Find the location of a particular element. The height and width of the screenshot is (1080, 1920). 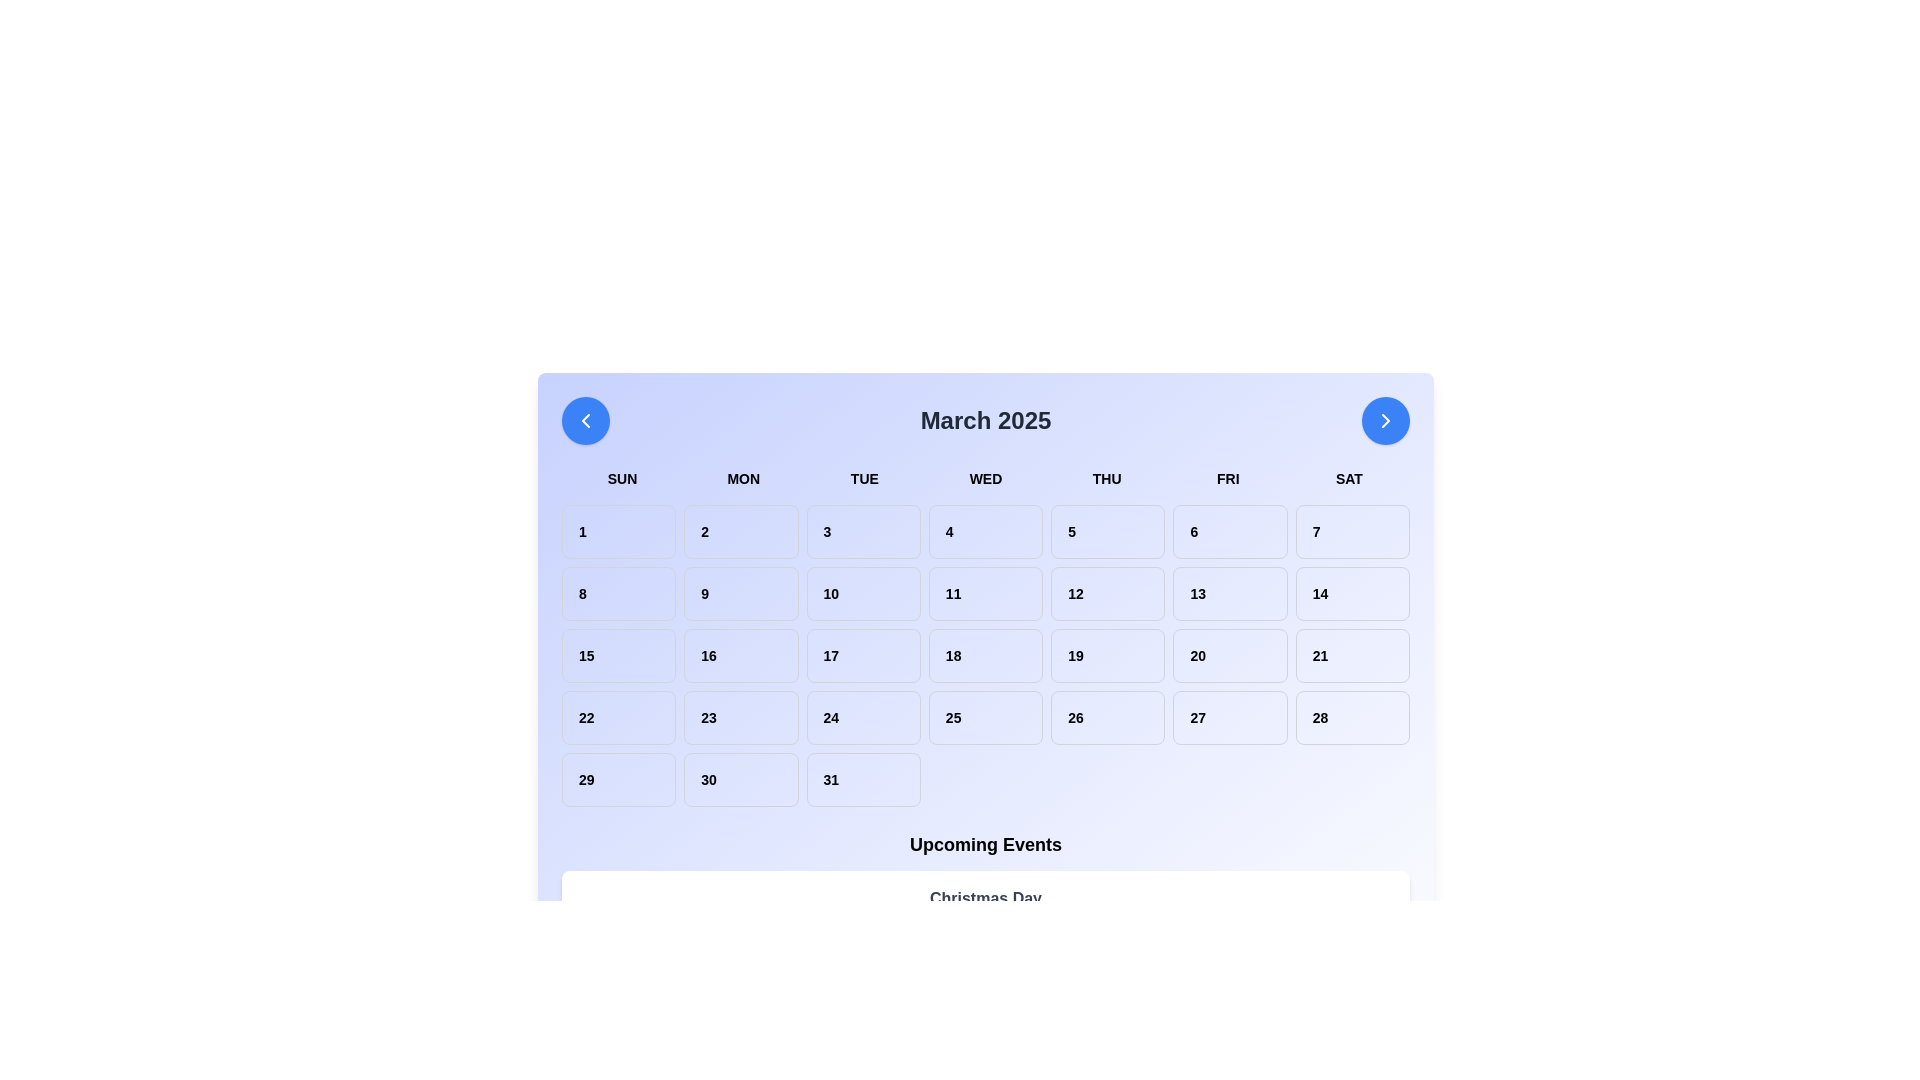

the button representing the 12th day of the month in the calendar grid is located at coordinates (1107, 593).